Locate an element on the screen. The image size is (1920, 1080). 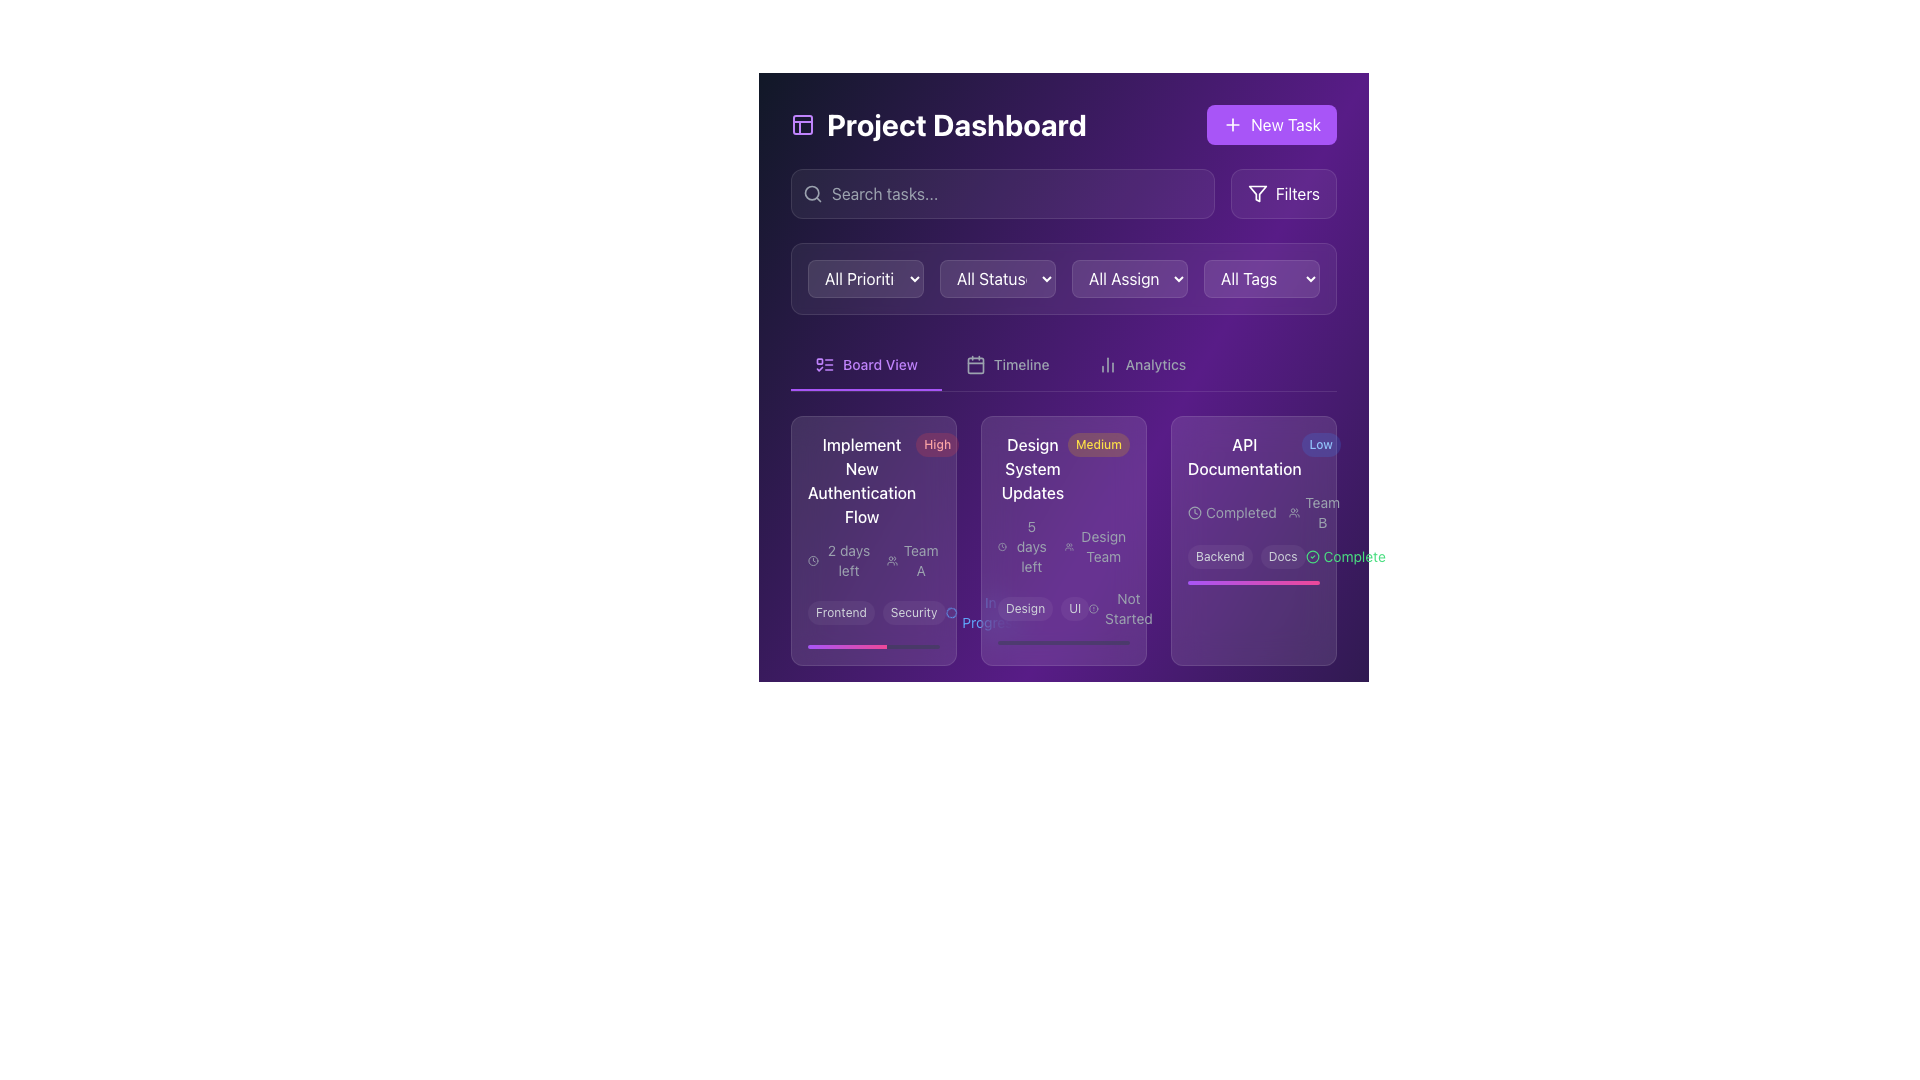
the 'High' priority badge located at the upper-right corner of the card titled 'Implement New Authentication Flow' on the dashboard is located at coordinates (936, 443).